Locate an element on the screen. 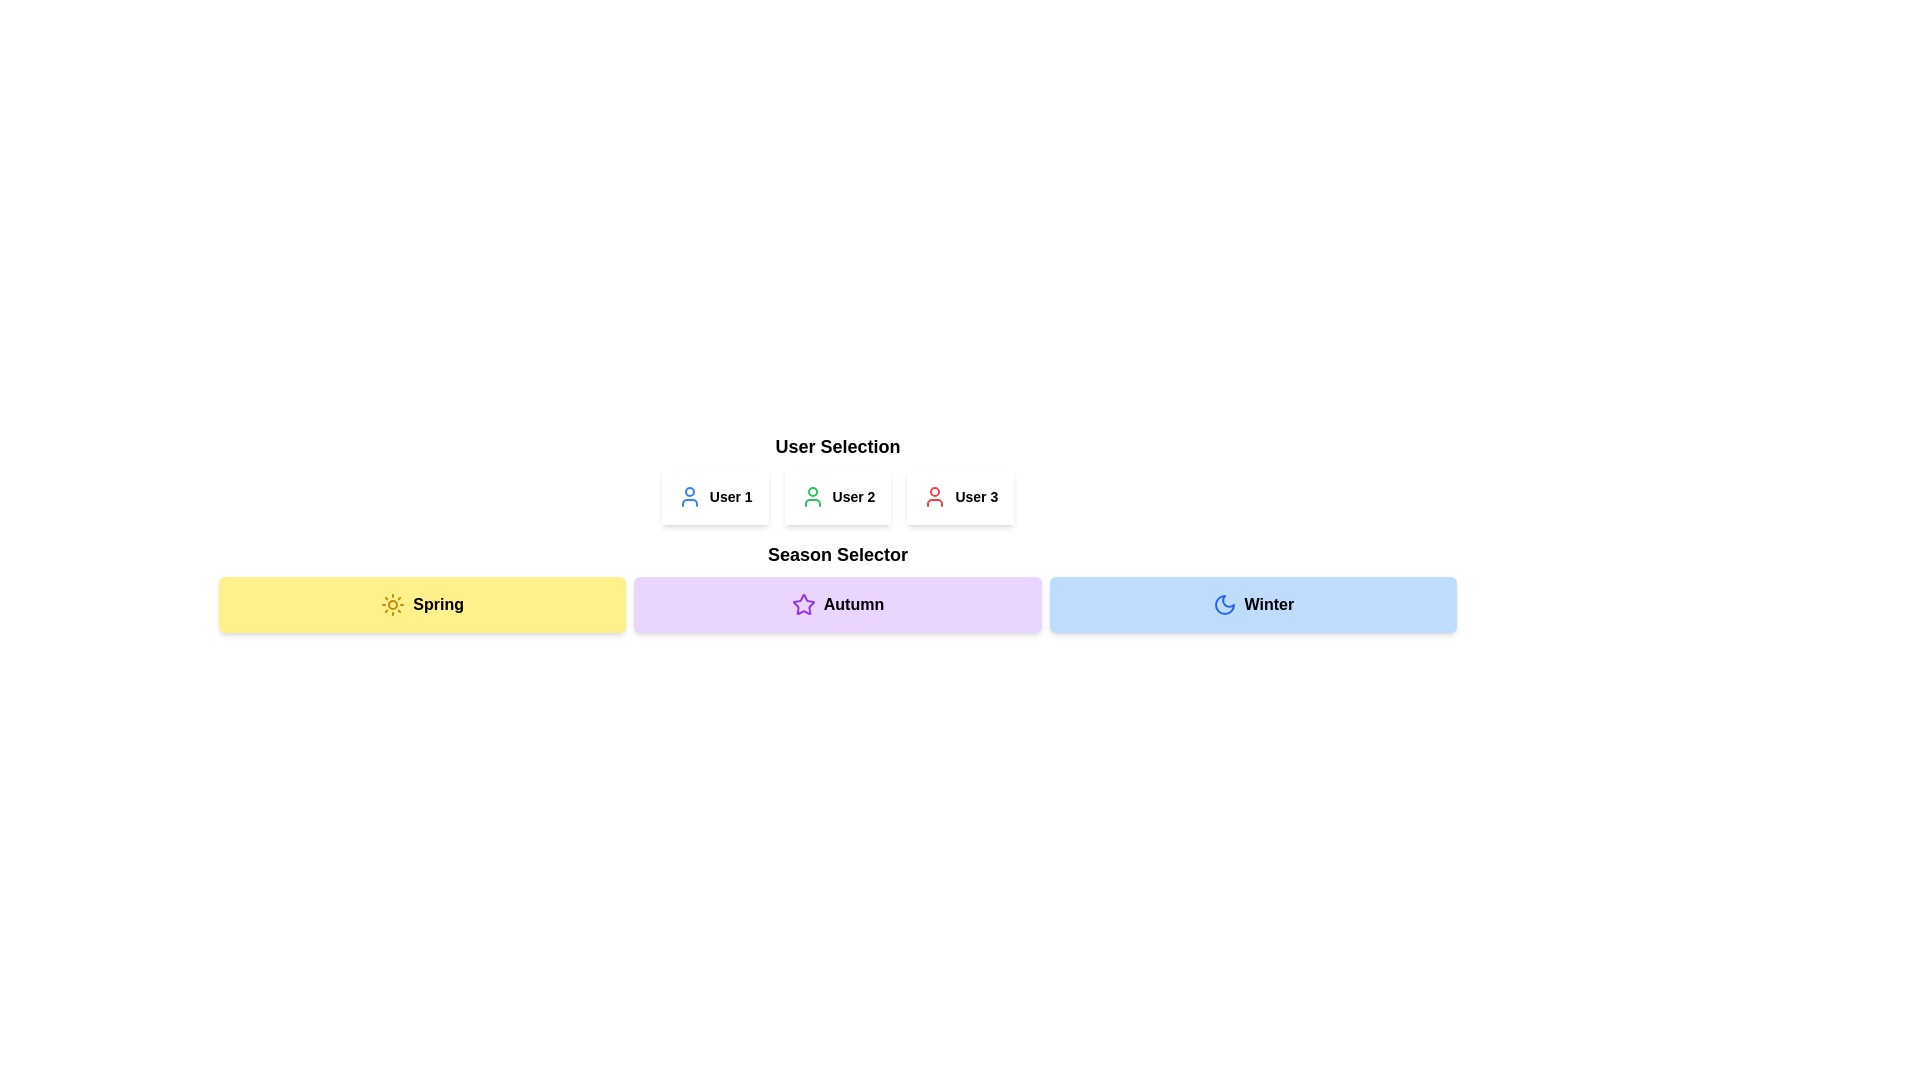 This screenshot has height=1080, width=1920. the green user icon styled within a circle, representing 'User 2', located to the left of the text 'User 2' is located at coordinates (812, 496).